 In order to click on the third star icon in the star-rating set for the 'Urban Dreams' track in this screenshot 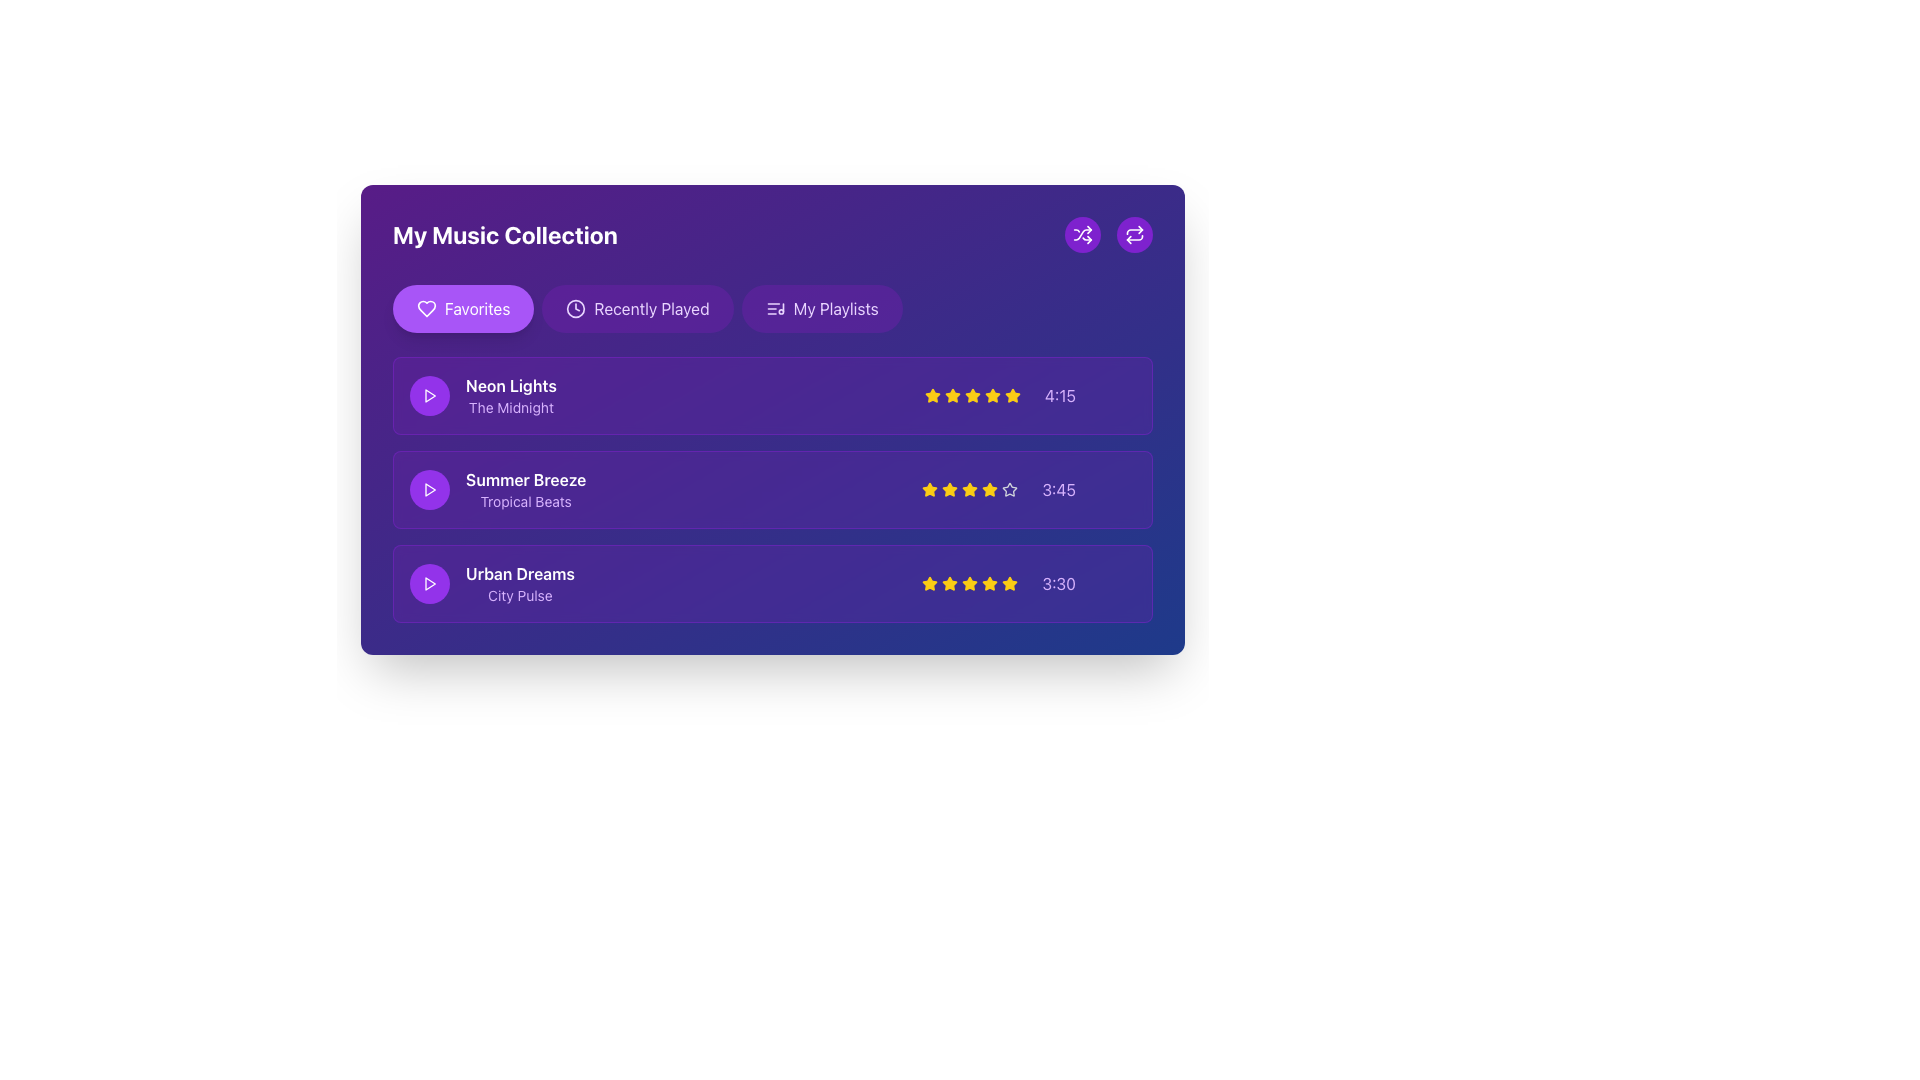, I will do `click(970, 583)`.